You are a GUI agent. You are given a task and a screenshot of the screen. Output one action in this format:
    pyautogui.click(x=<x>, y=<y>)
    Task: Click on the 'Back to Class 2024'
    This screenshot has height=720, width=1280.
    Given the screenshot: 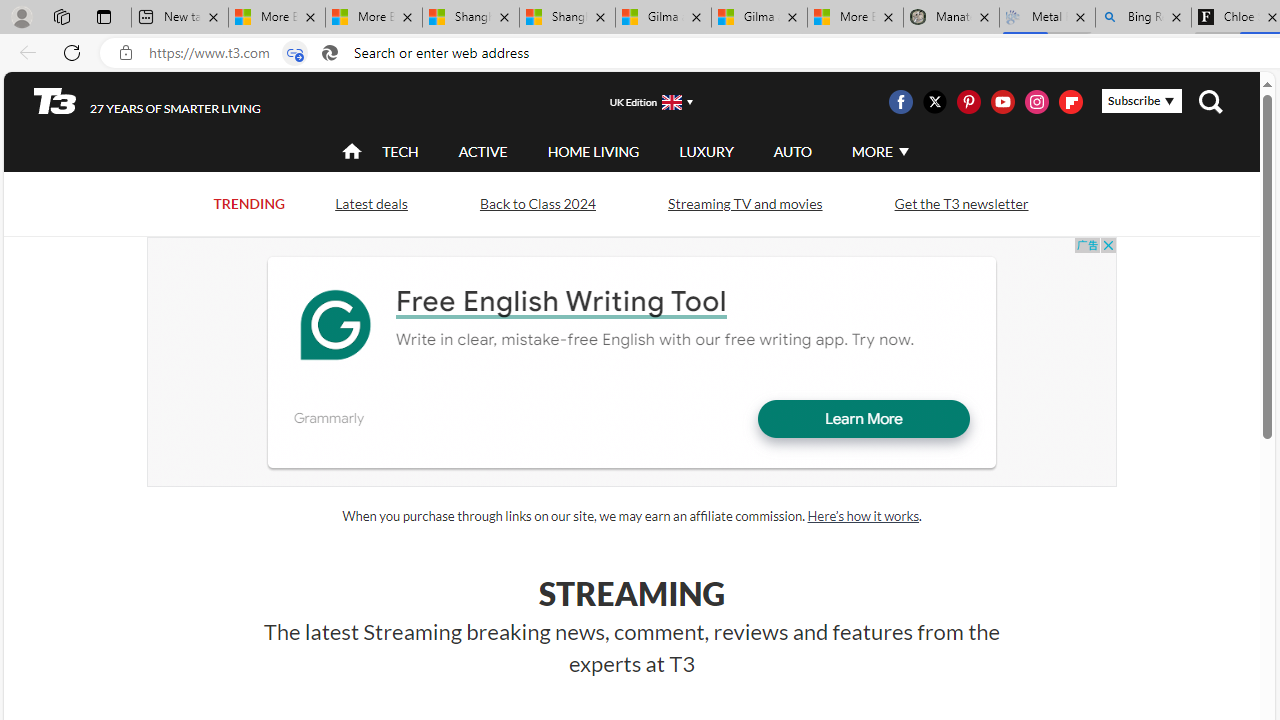 What is the action you would take?
    pyautogui.click(x=537, y=203)
    